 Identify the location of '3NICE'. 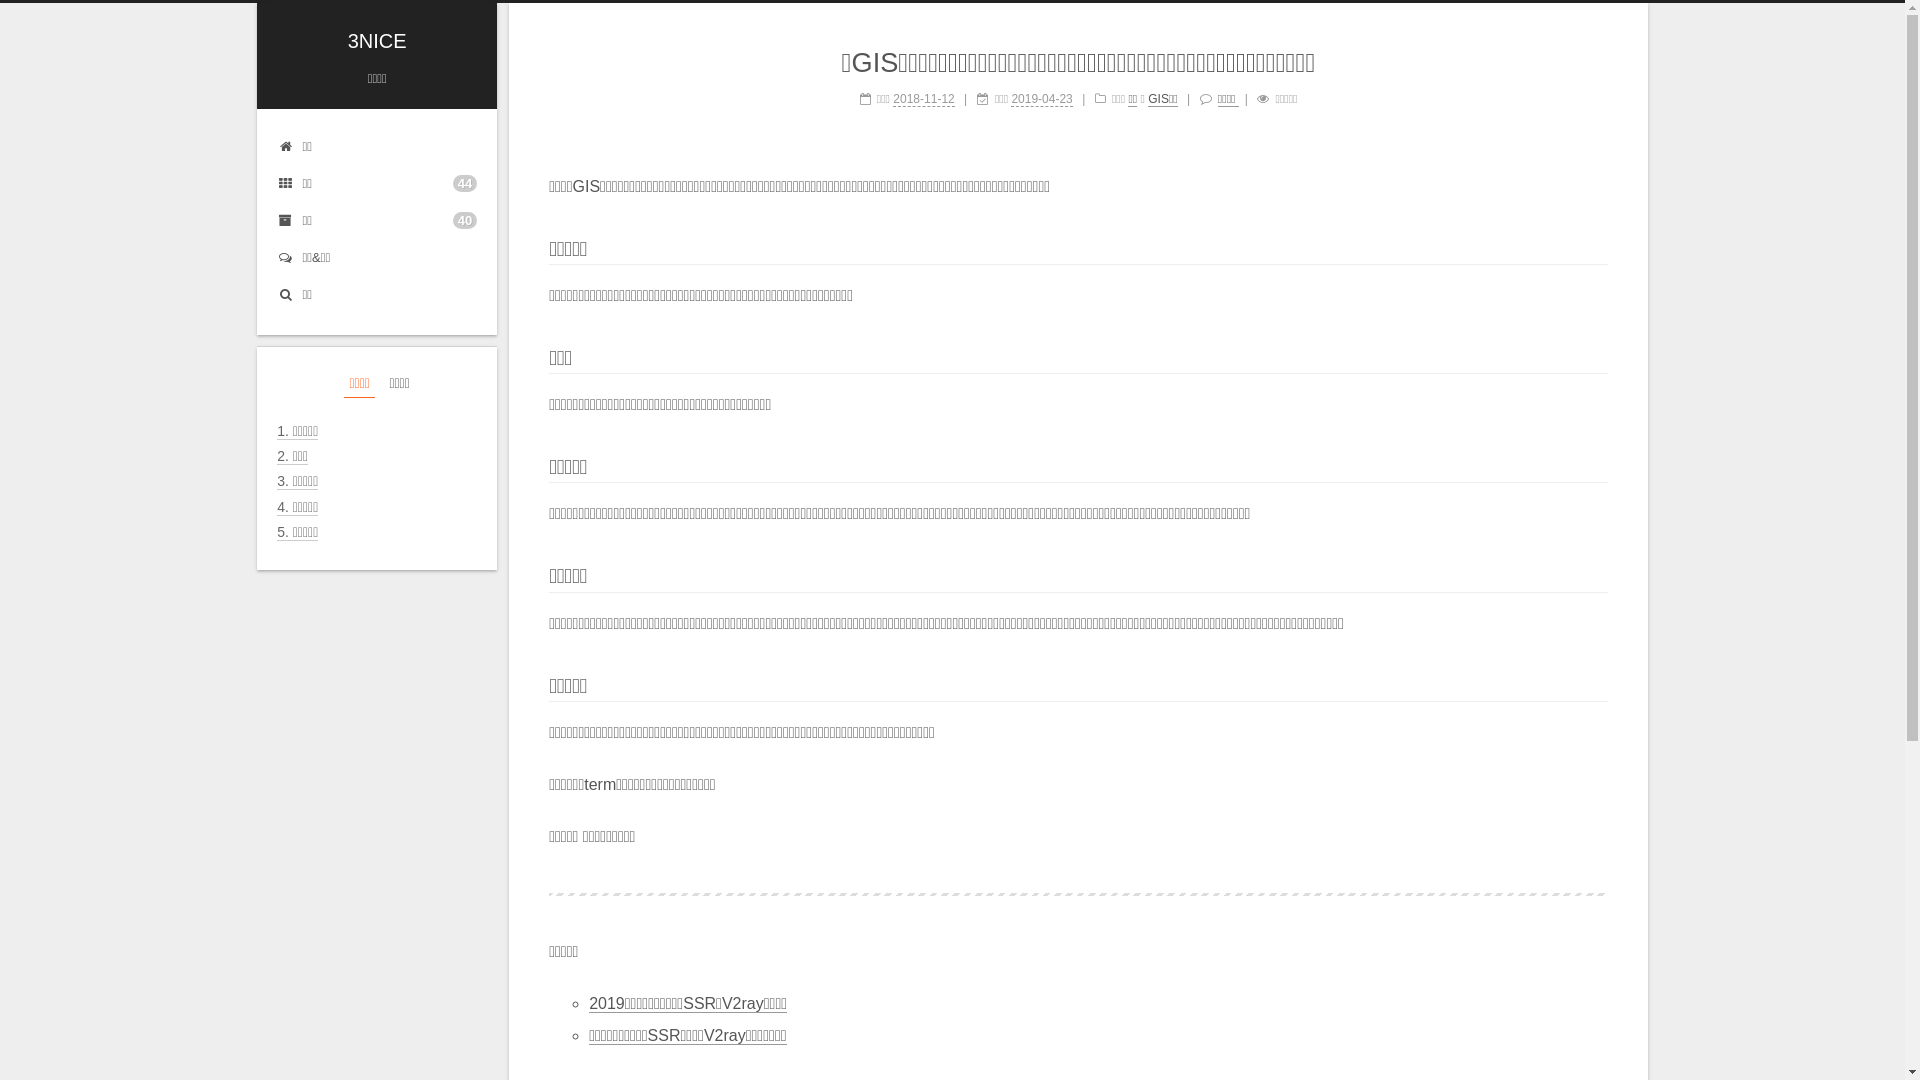
(377, 41).